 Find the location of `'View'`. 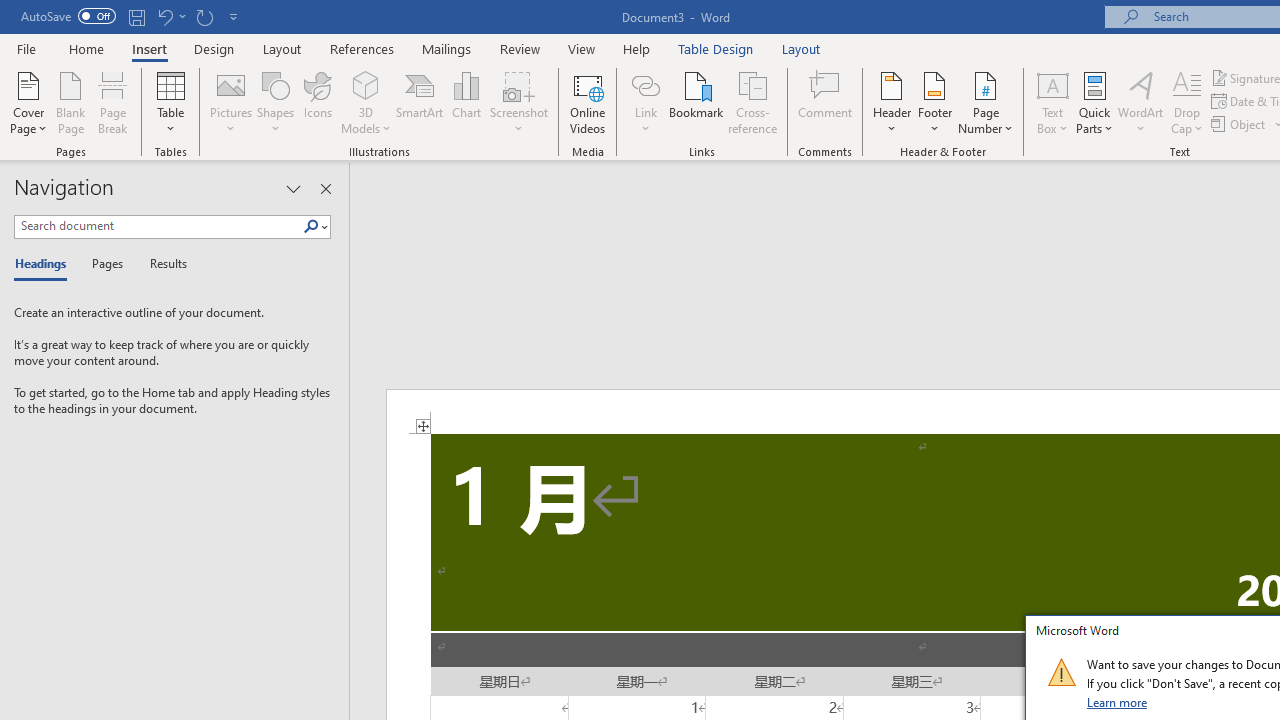

'View' is located at coordinates (581, 48).